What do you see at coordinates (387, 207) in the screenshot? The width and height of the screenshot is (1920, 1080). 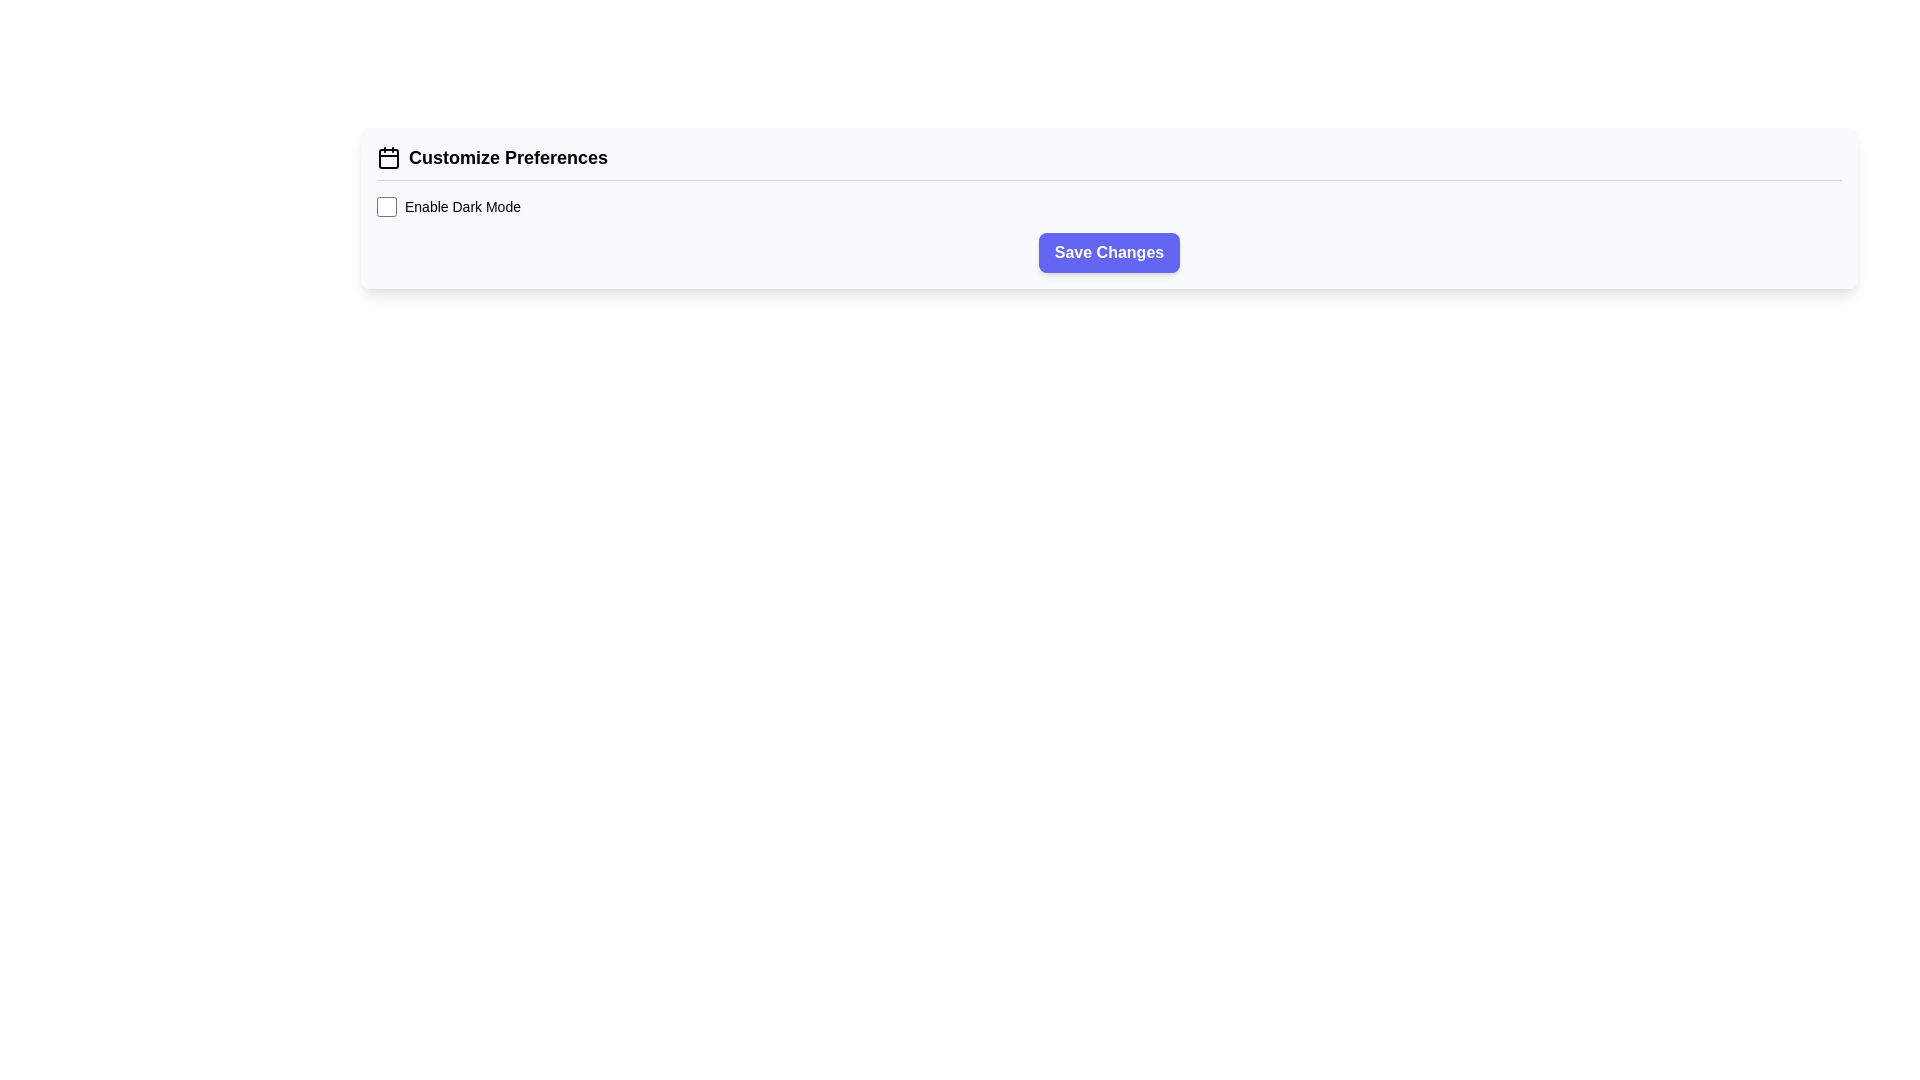 I see `the indigo checkbox labeled 'Enable Dark Mode'` at bounding box center [387, 207].